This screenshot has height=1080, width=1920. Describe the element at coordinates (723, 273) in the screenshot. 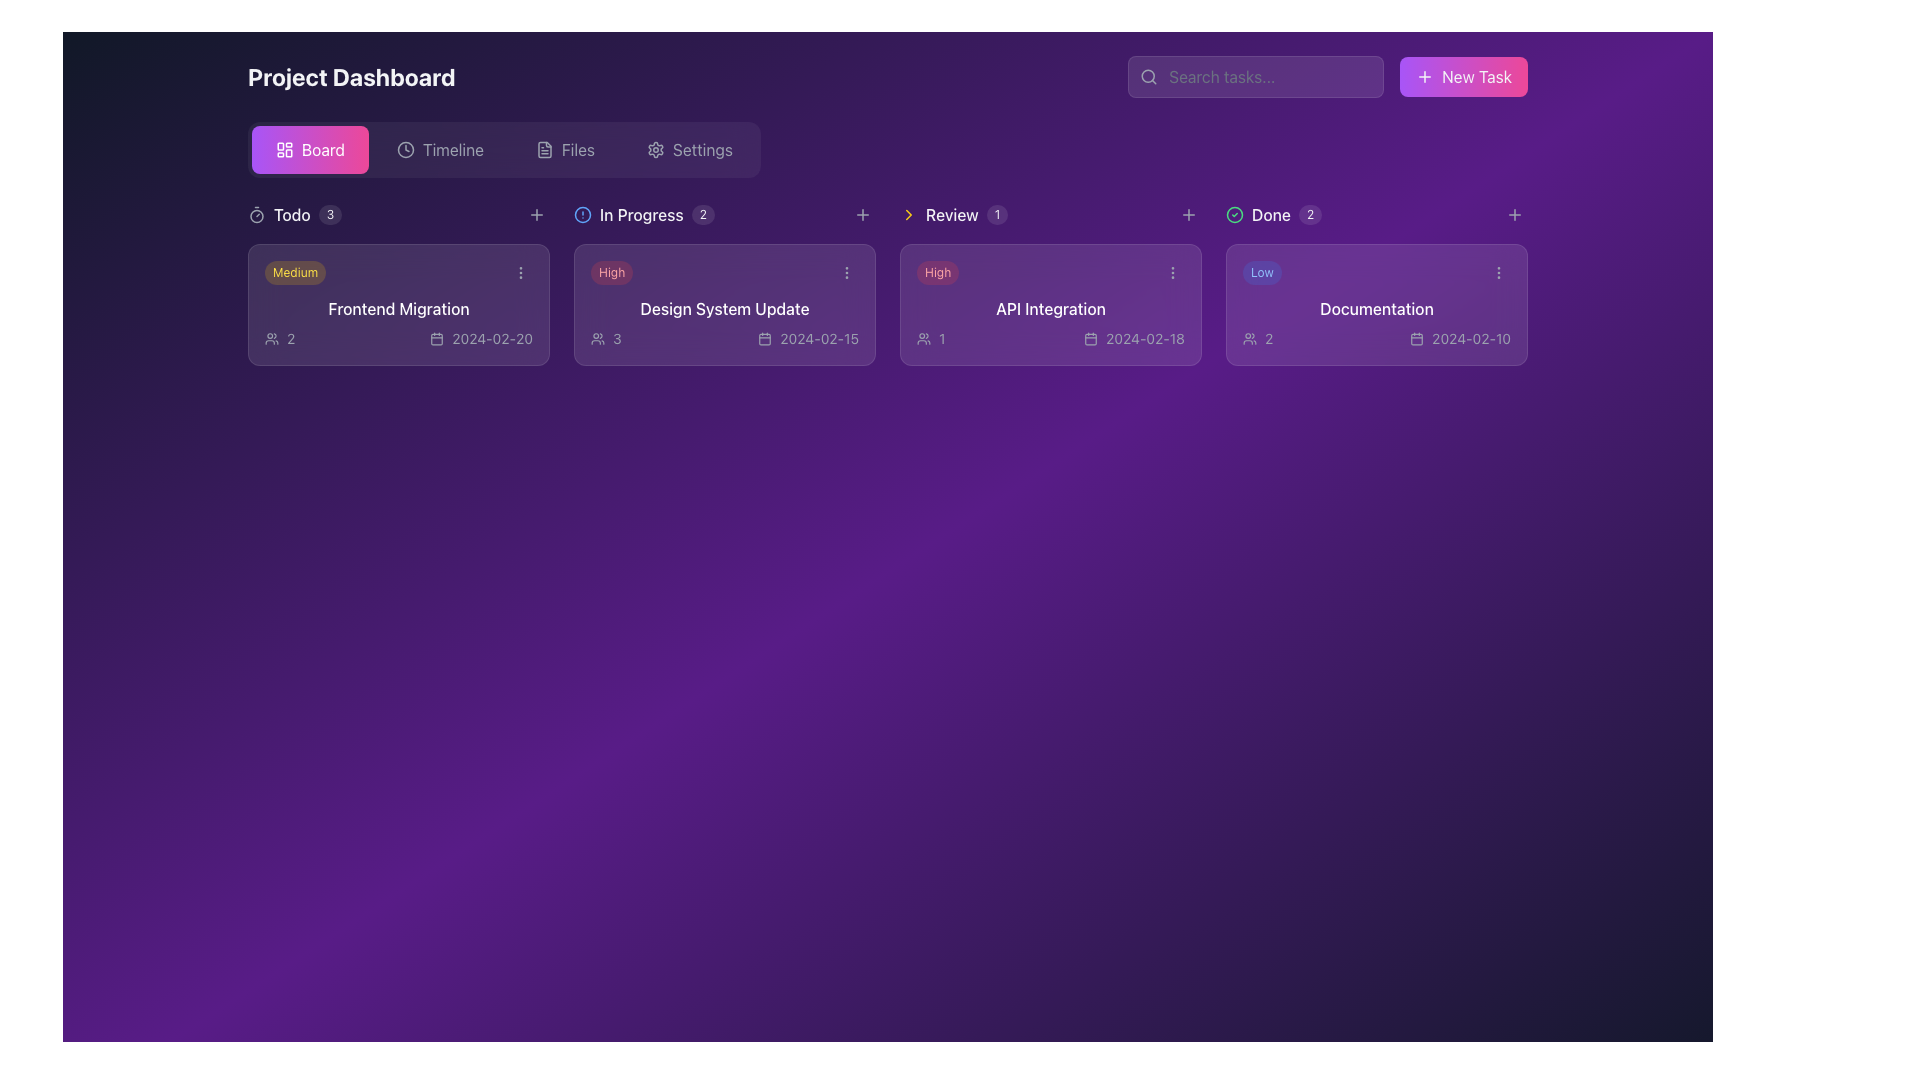

I see `the Label with a priority indicator located at the top-left corner of the 'Design System Update' card in the 'In Progress' column of the project management dashboard` at that location.